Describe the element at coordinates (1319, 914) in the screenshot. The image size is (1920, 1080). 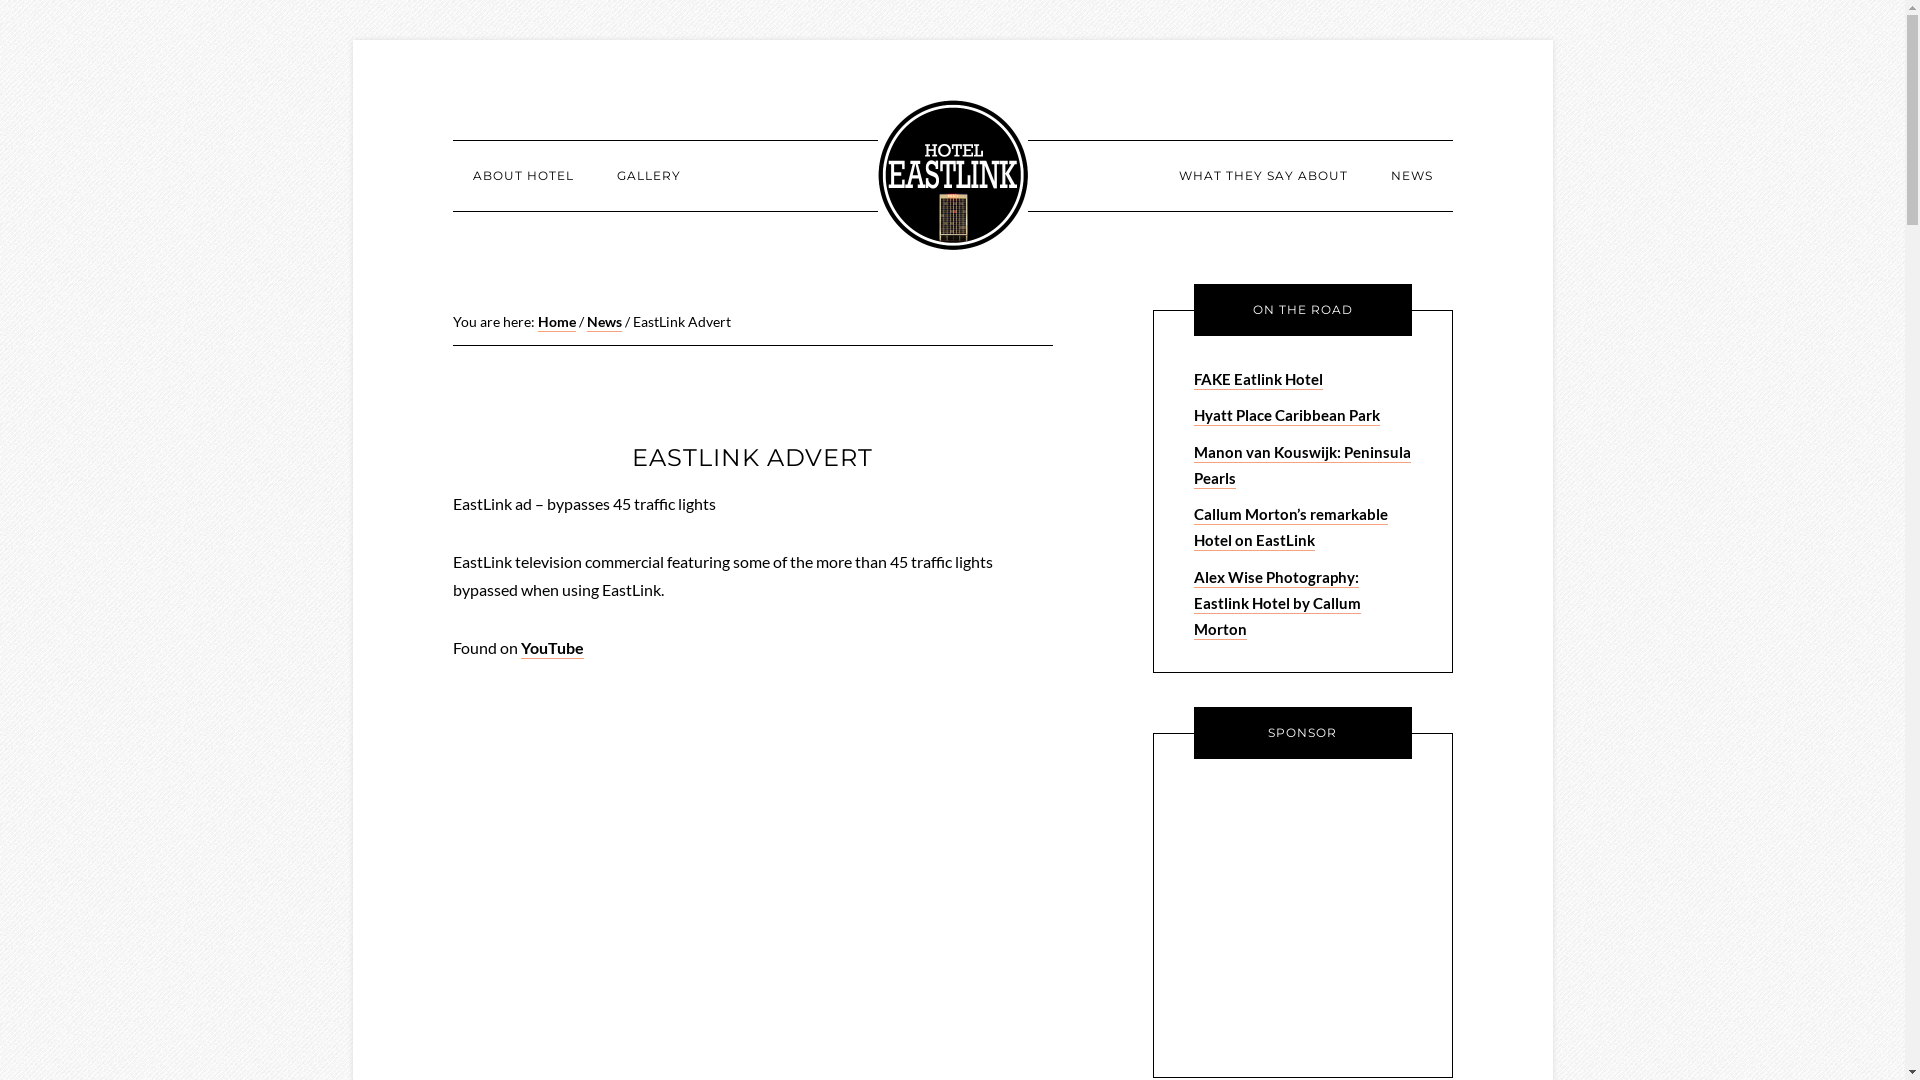
I see `'Advertisement'` at that location.